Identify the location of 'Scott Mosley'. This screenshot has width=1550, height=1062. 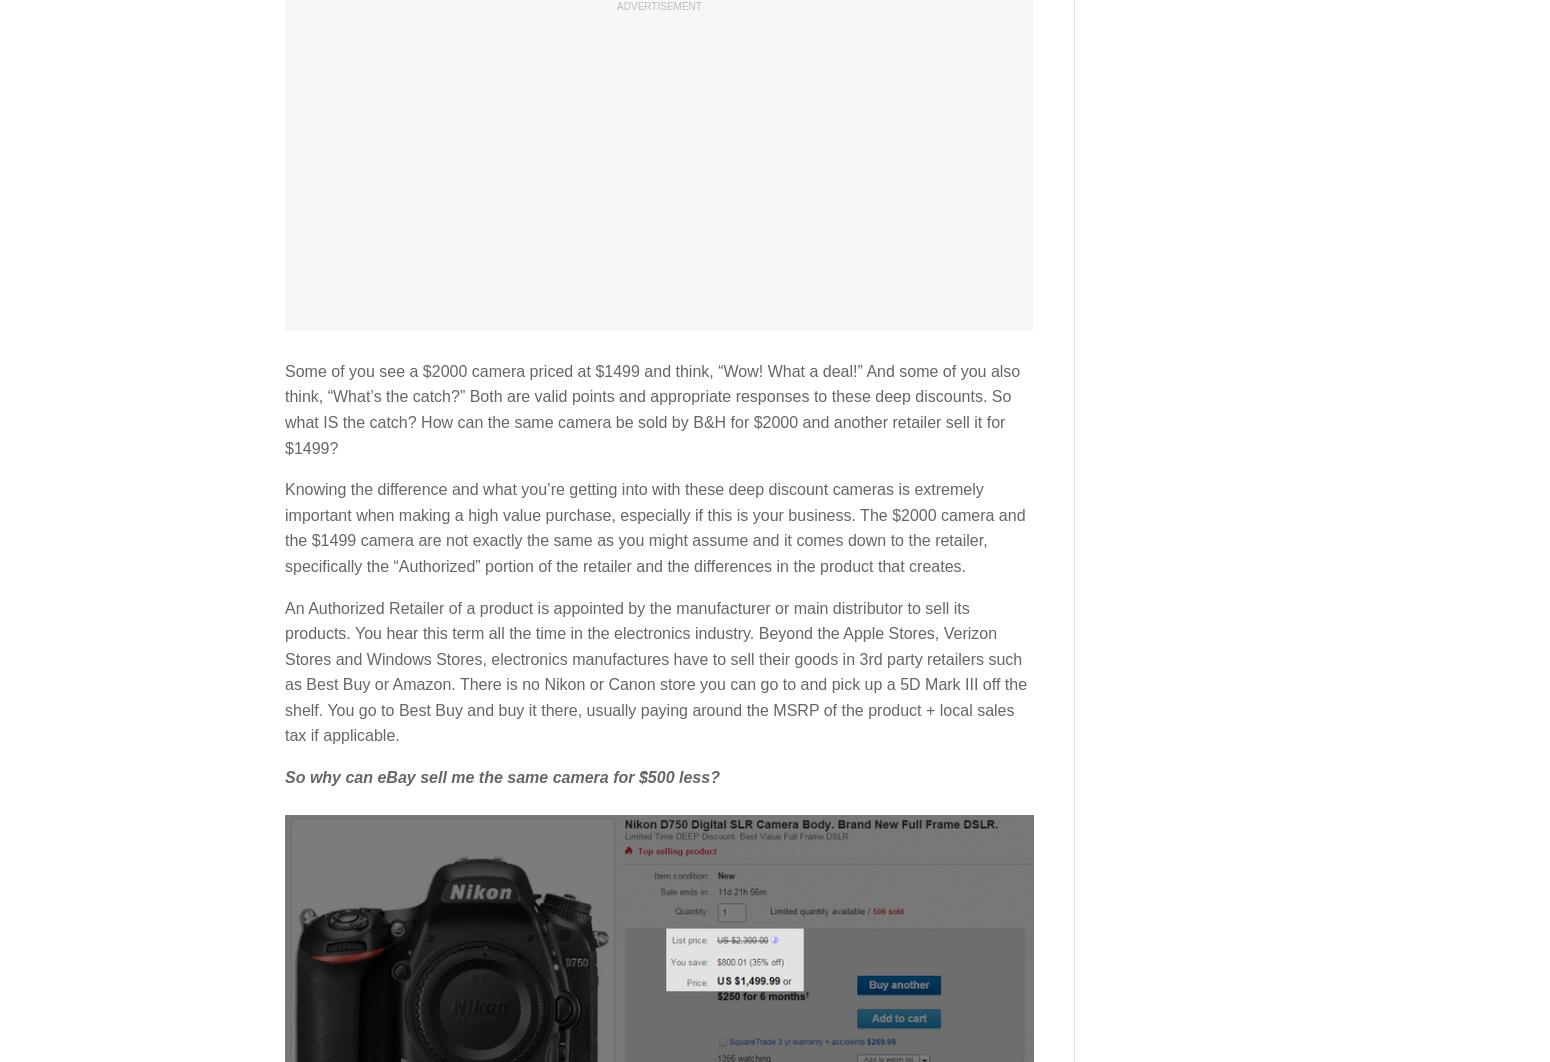
(419, 375).